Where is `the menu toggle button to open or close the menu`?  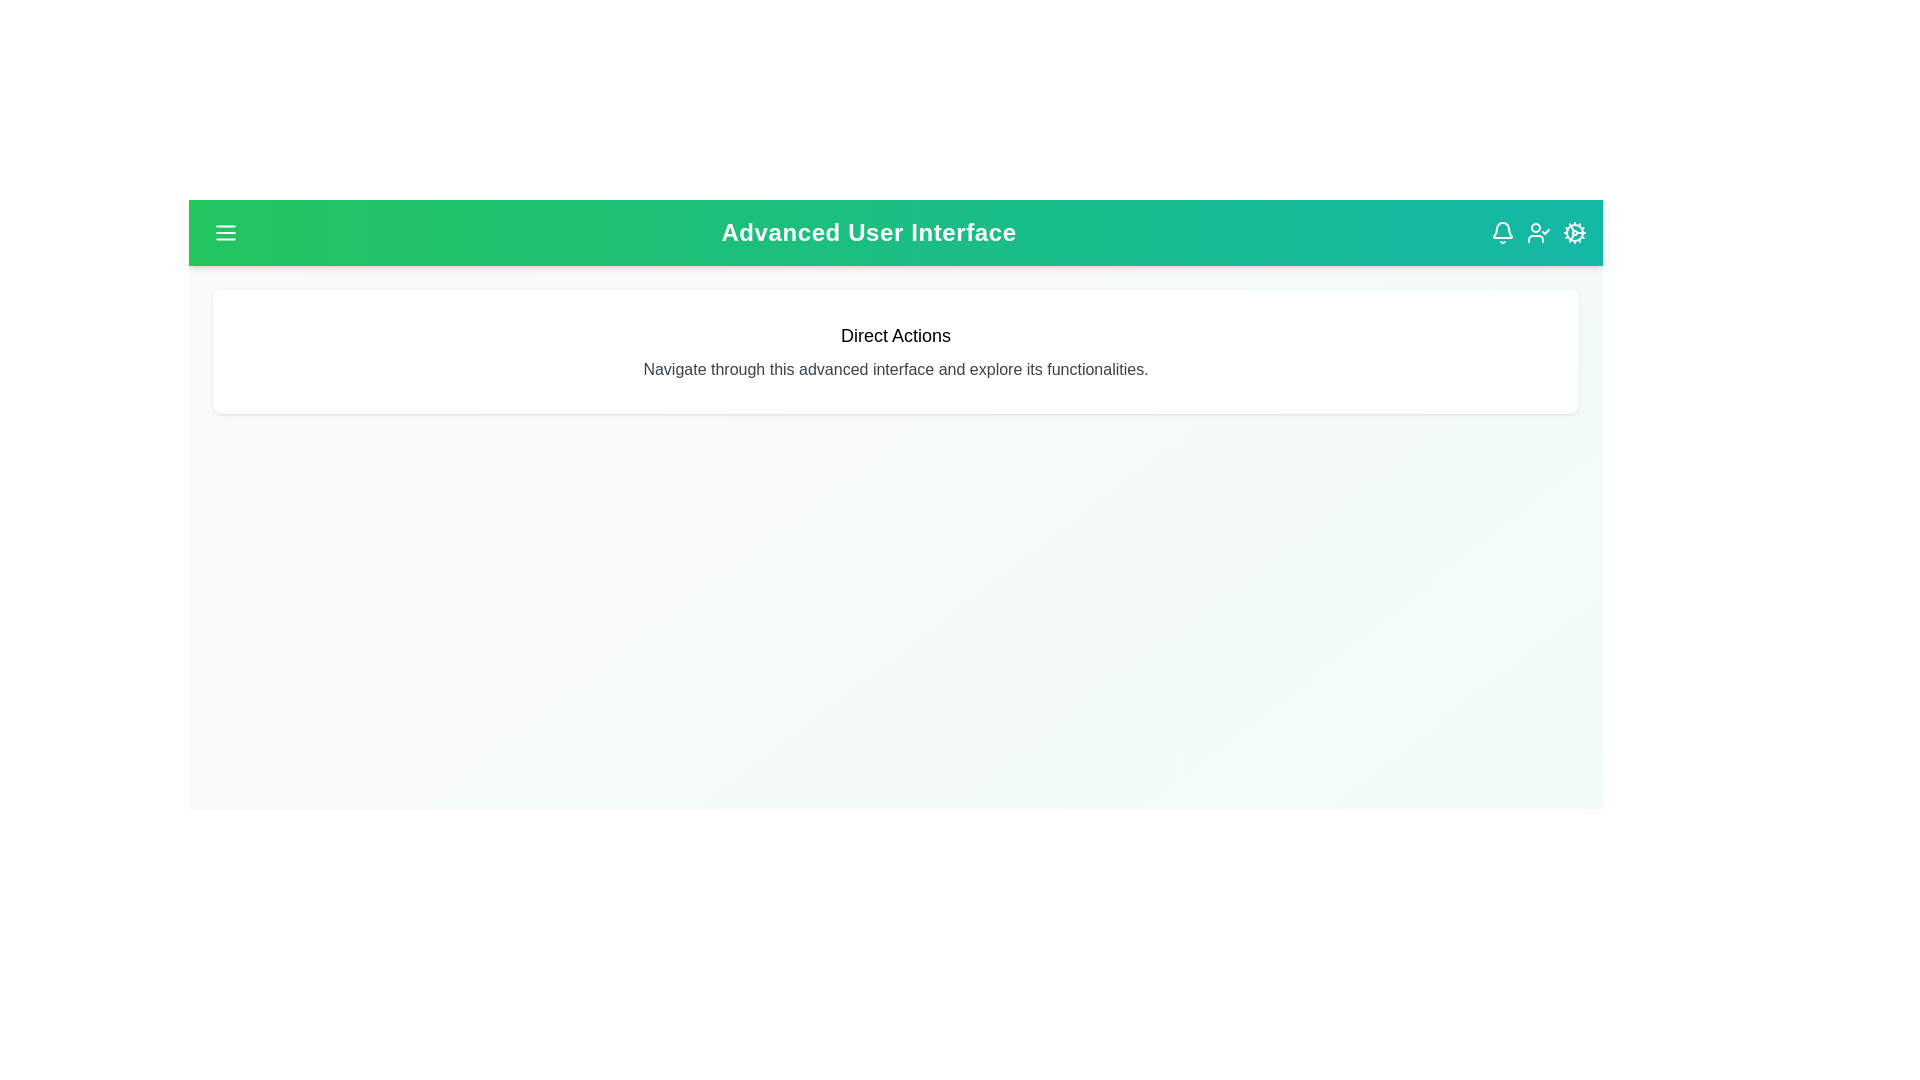
the menu toggle button to open or close the menu is located at coordinates (225, 231).